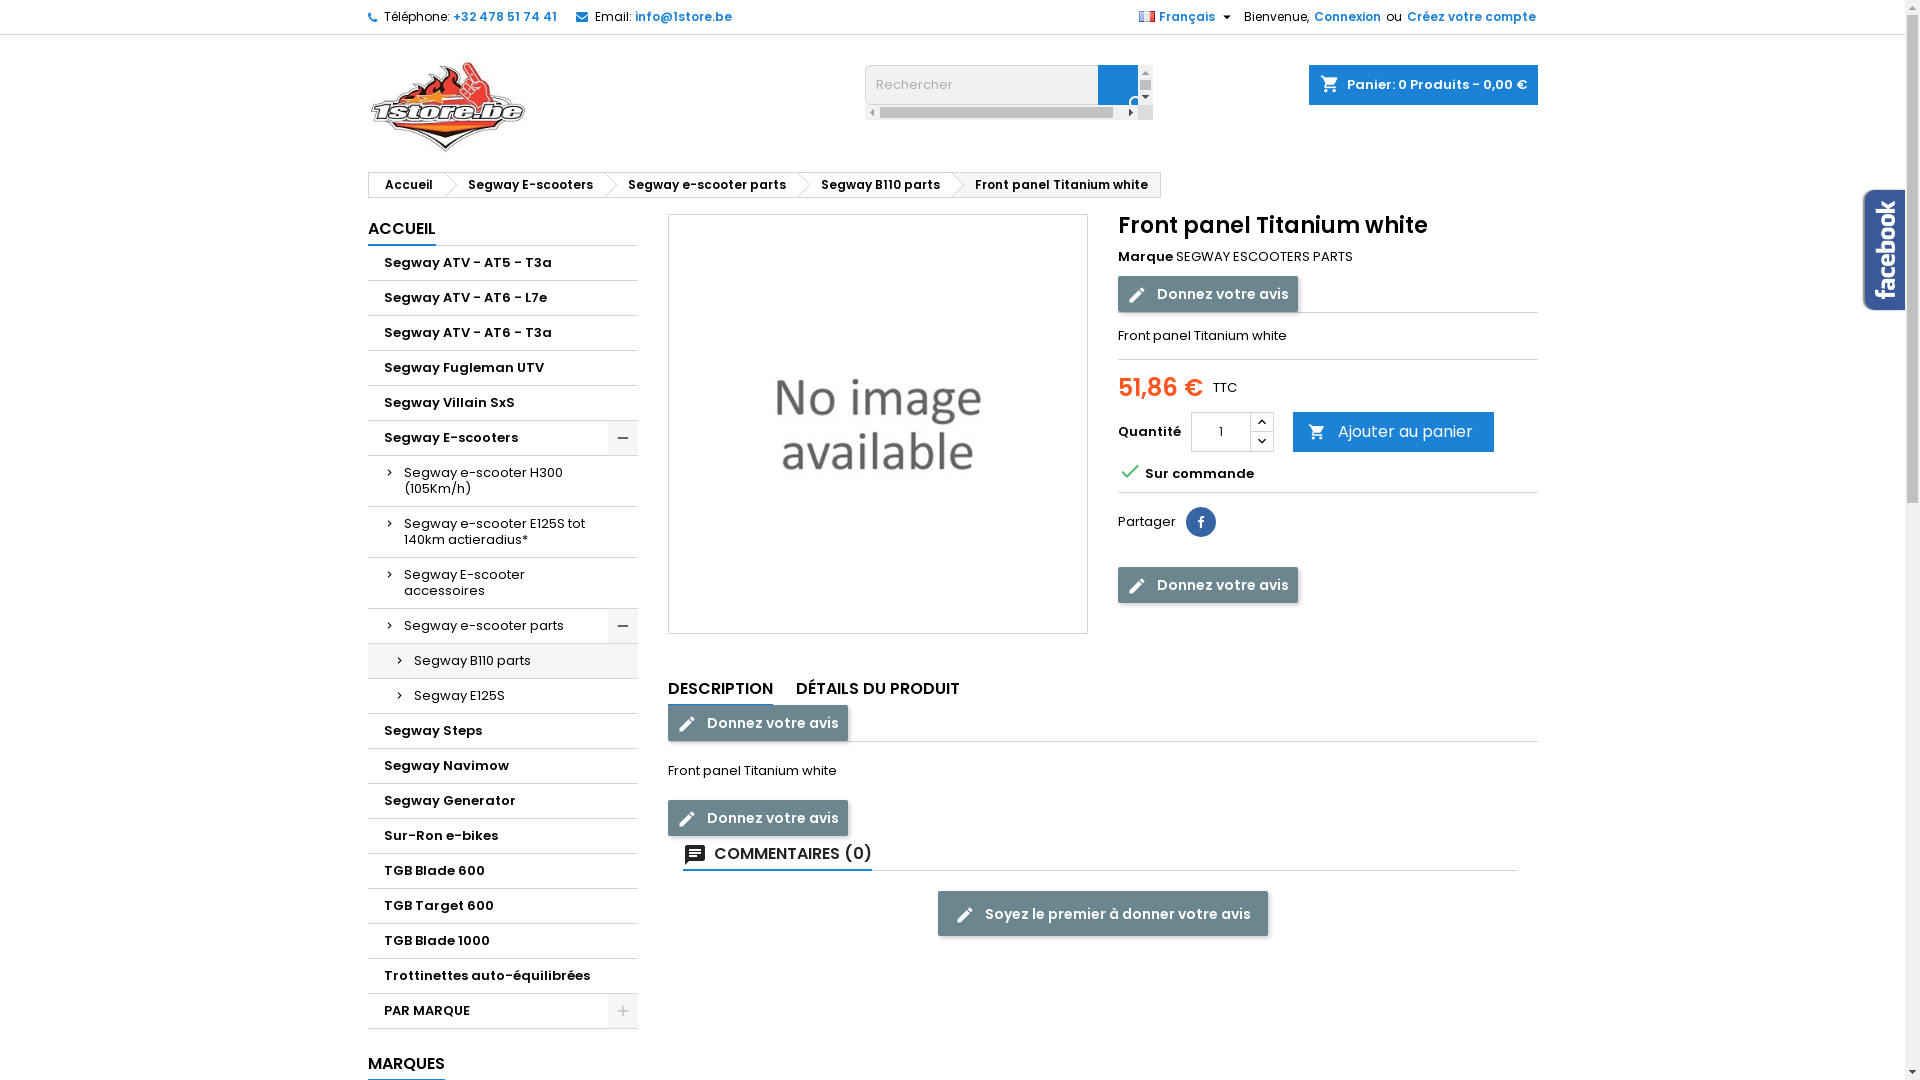 The image size is (1920, 1080). Describe the element at coordinates (504, 16) in the screenshot. I see `'+32 478 51 74 41'` at that location.